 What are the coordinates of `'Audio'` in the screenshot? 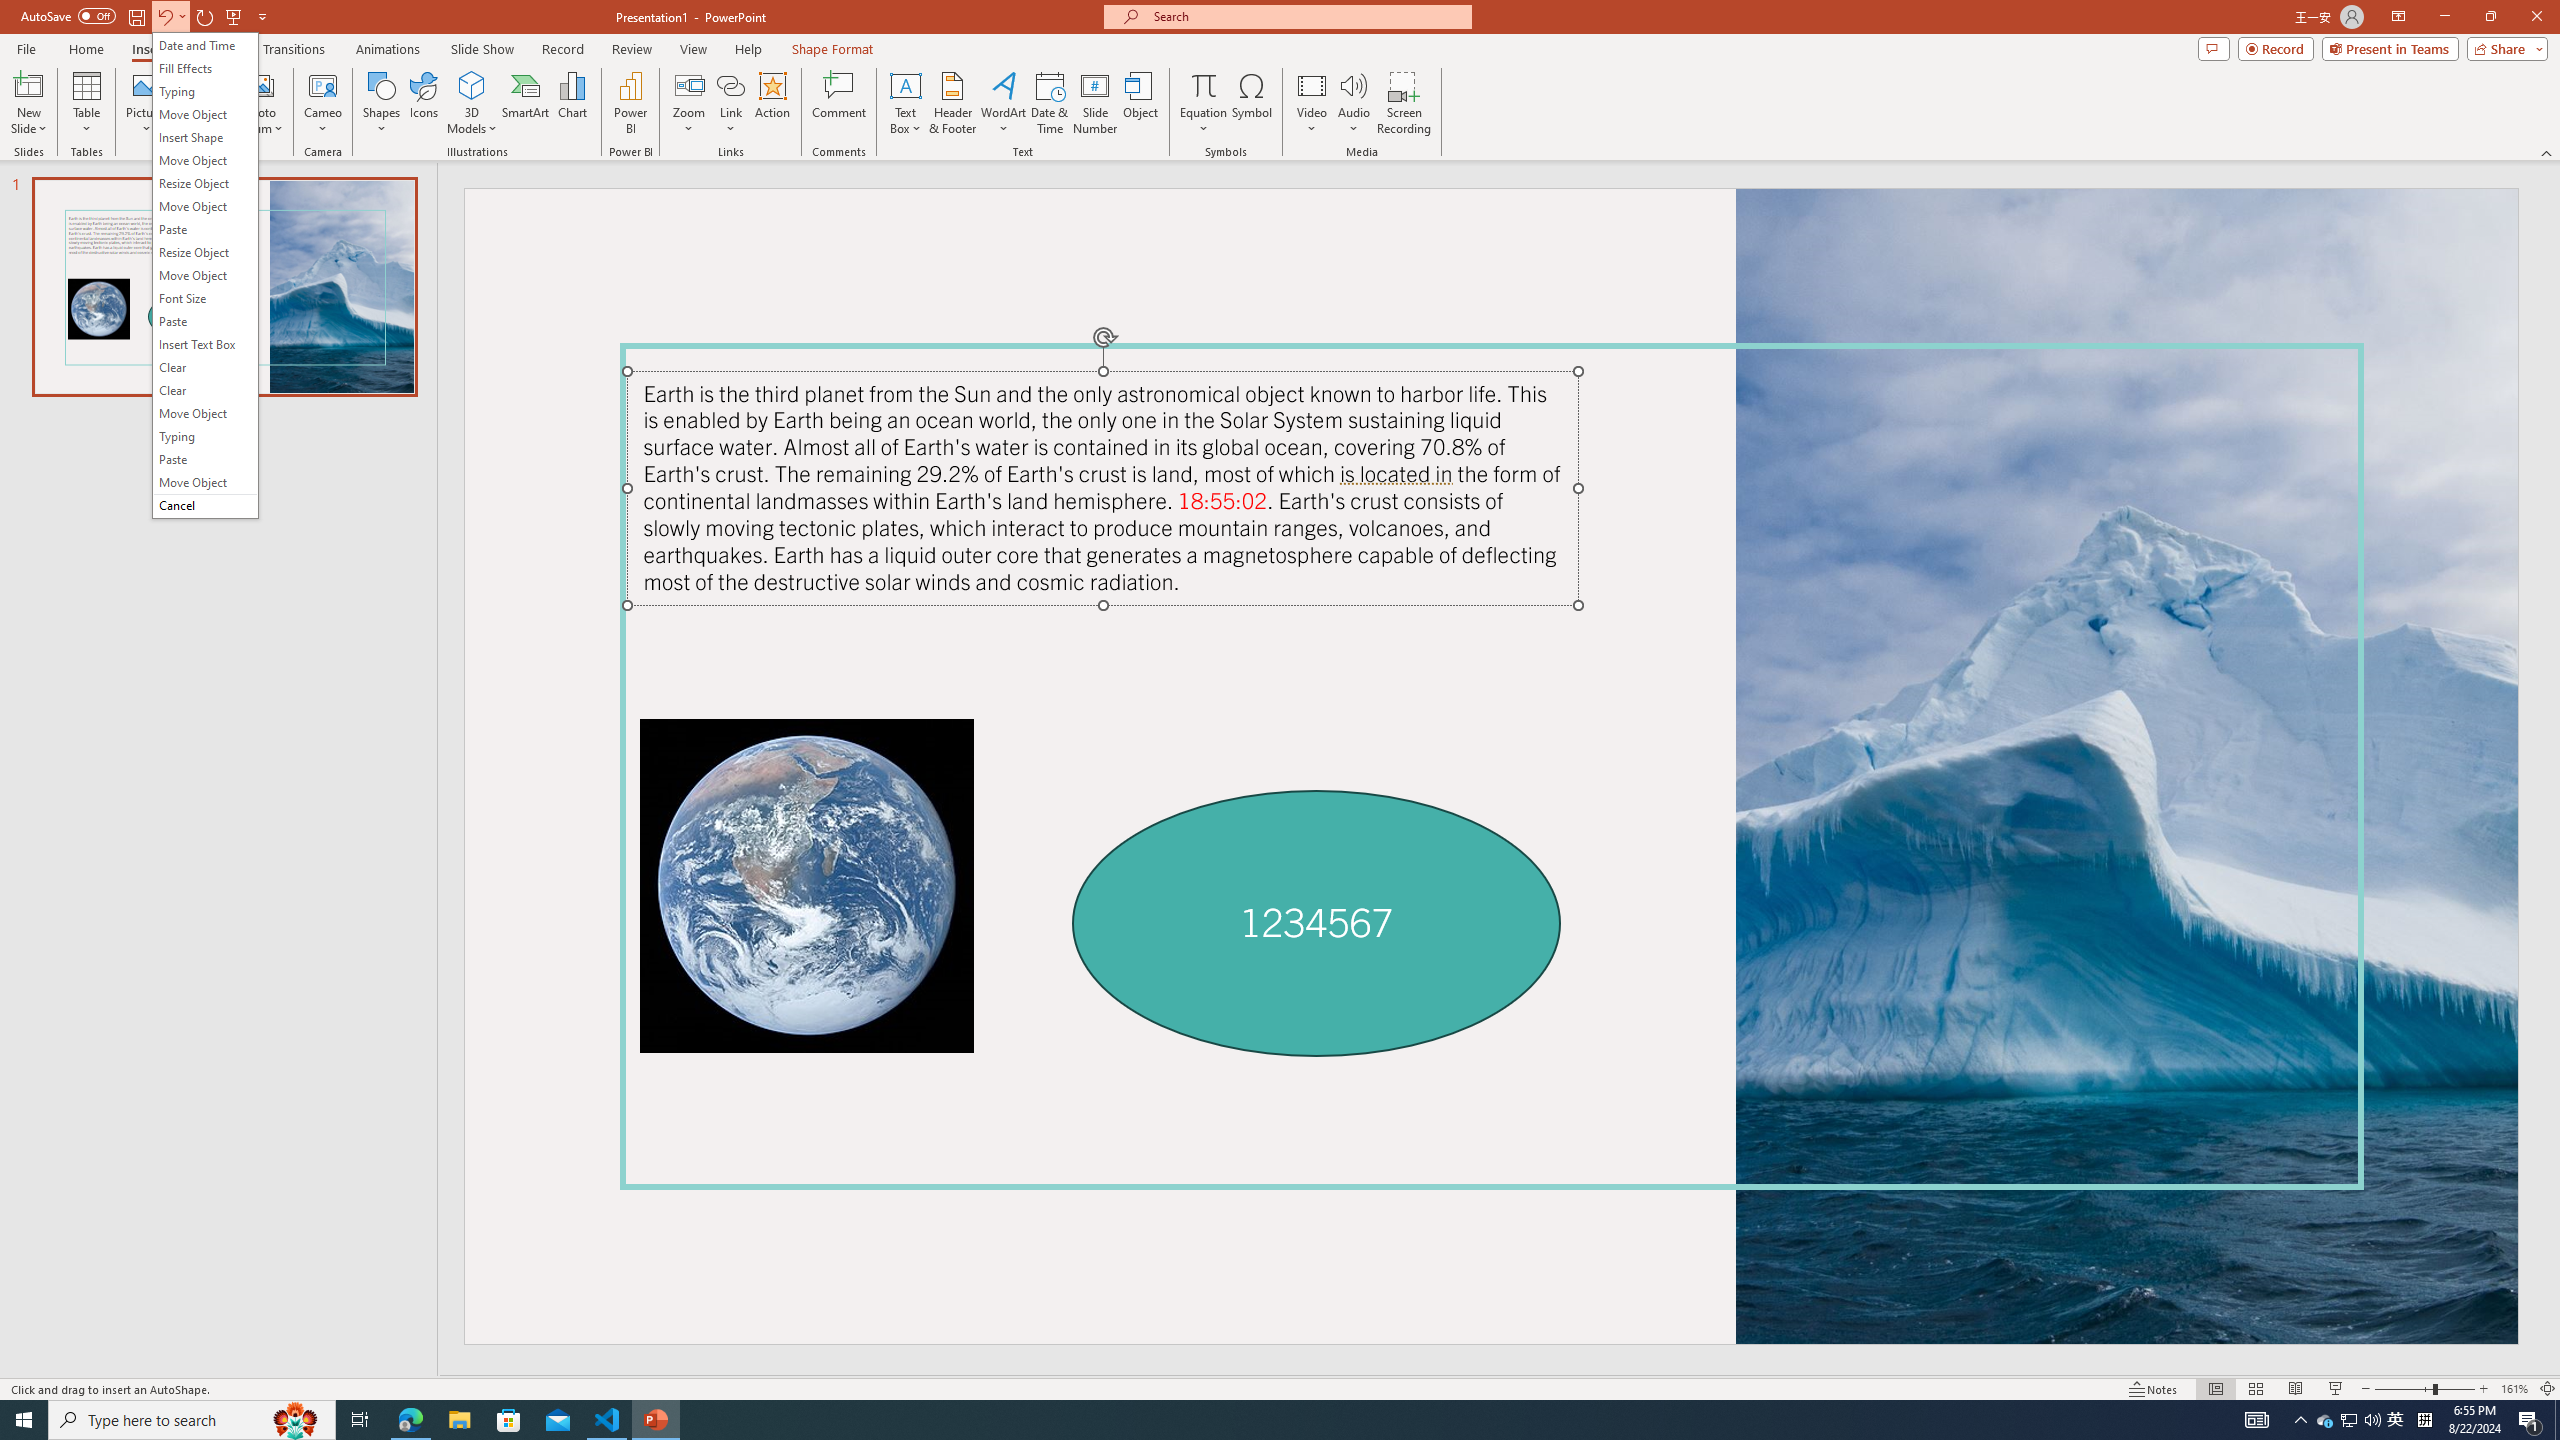 It's located at (1353, 103).